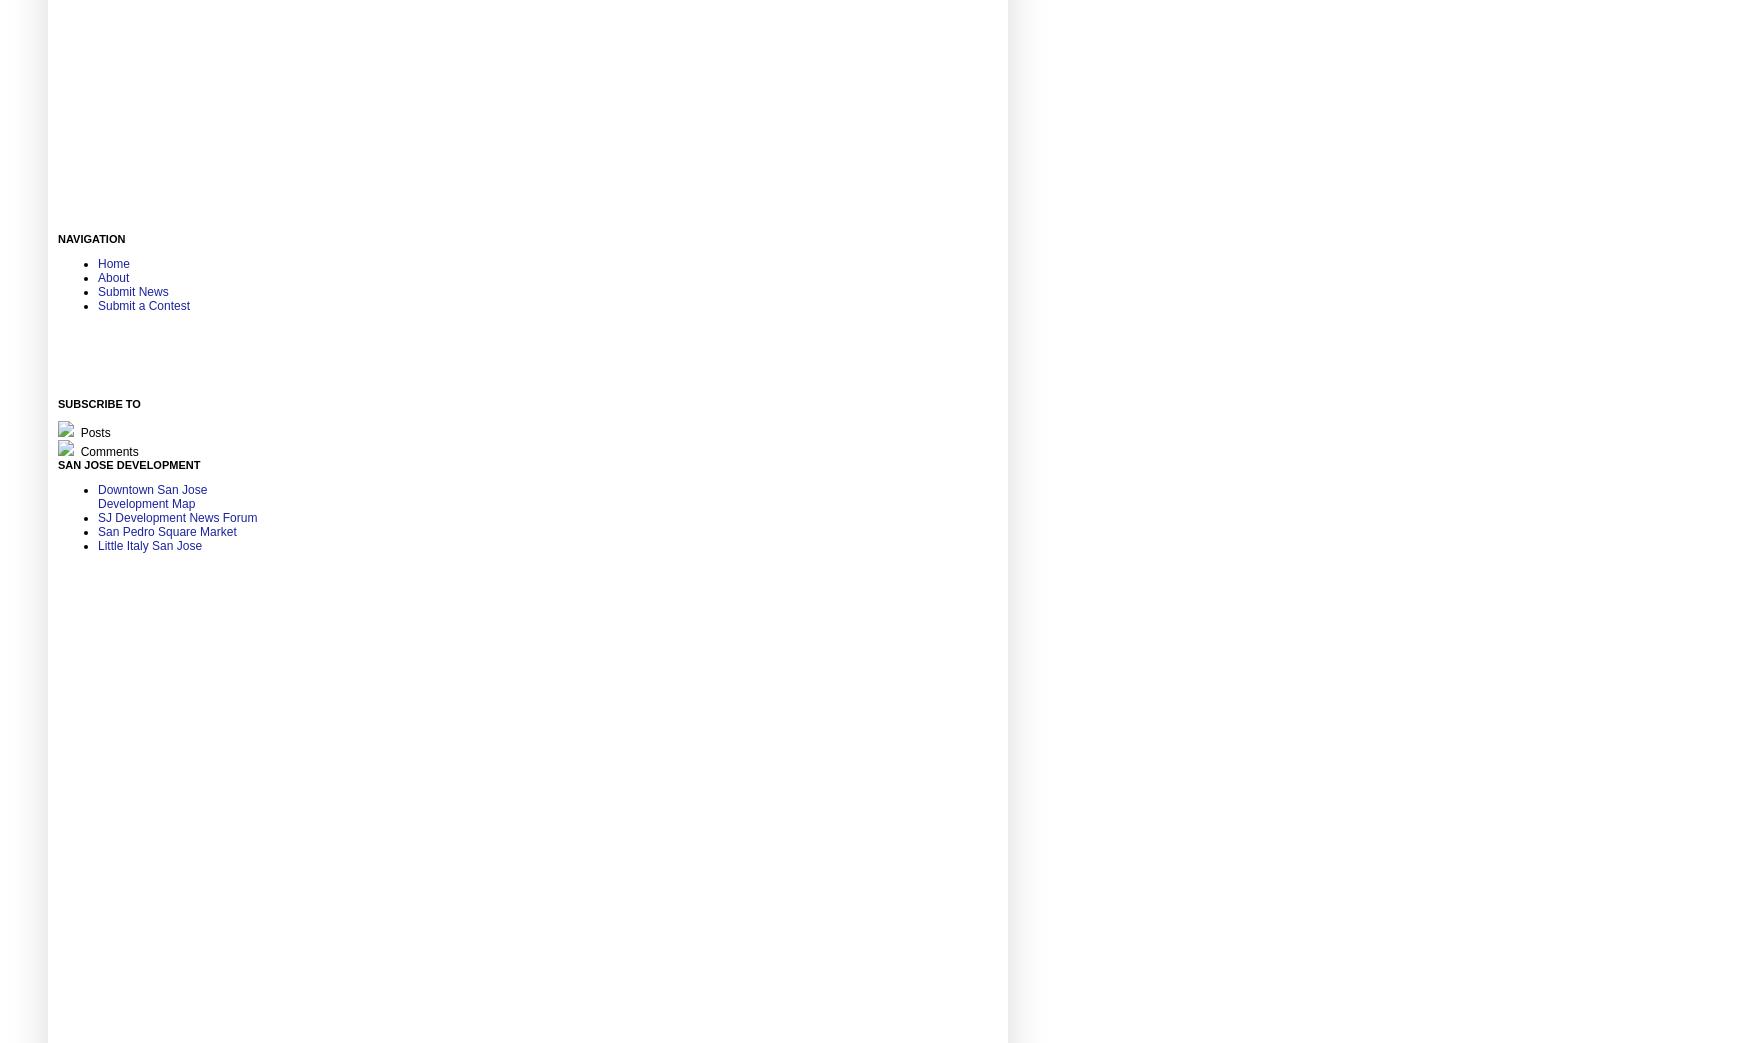 The image size is (1740, 1043). What do you see at coordinates (127, 463) in the screenshot?
I see `'San Jose Development'` at bounding box center [127, 463].